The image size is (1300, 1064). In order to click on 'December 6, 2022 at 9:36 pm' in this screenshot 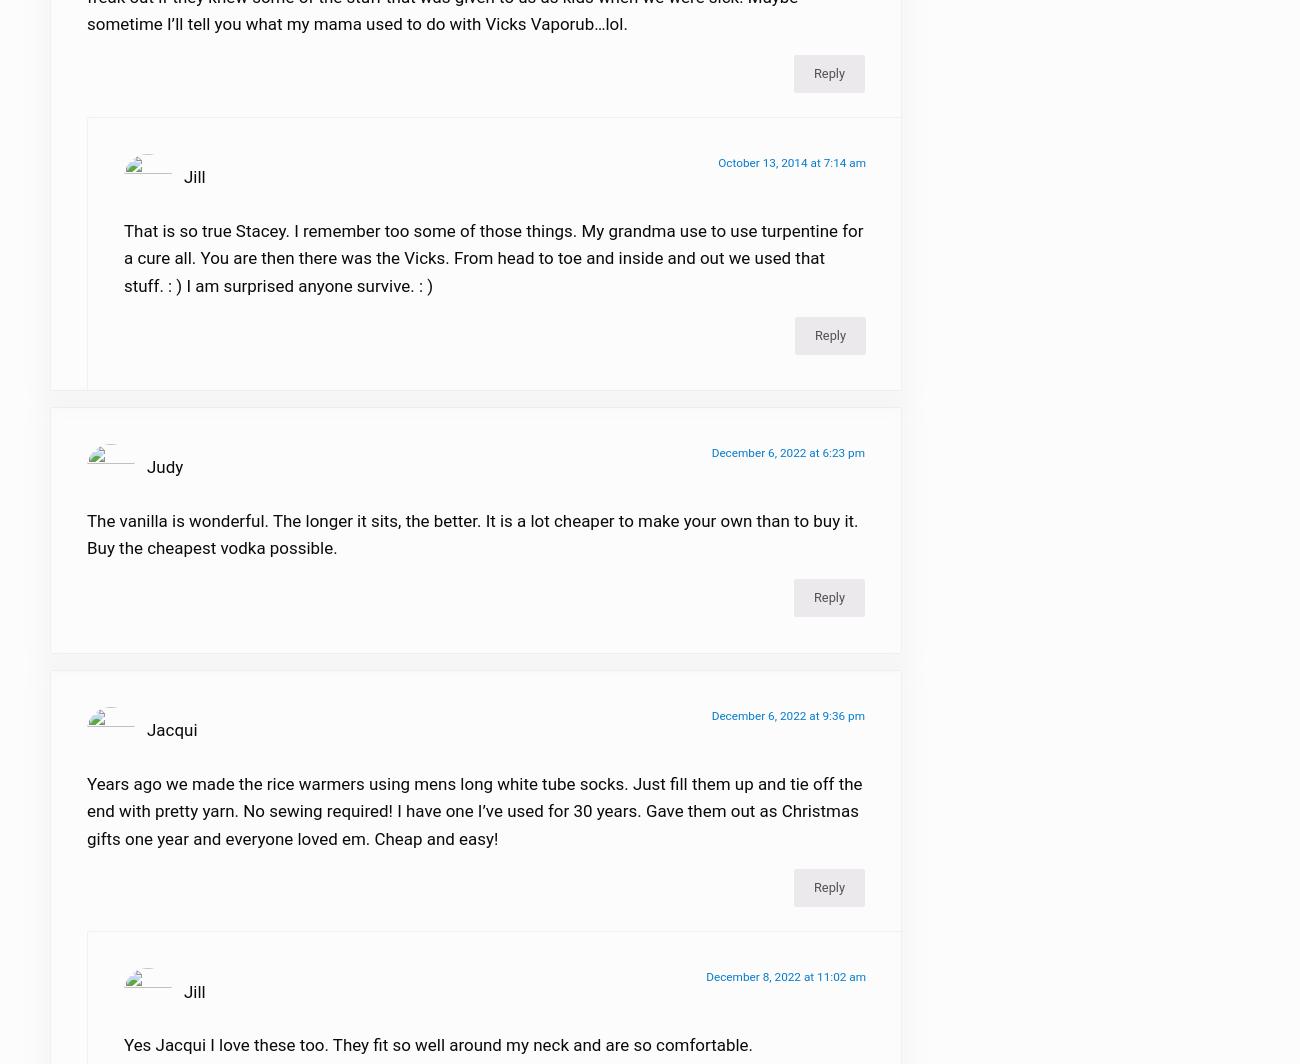, I will do `click(787, 727)`.